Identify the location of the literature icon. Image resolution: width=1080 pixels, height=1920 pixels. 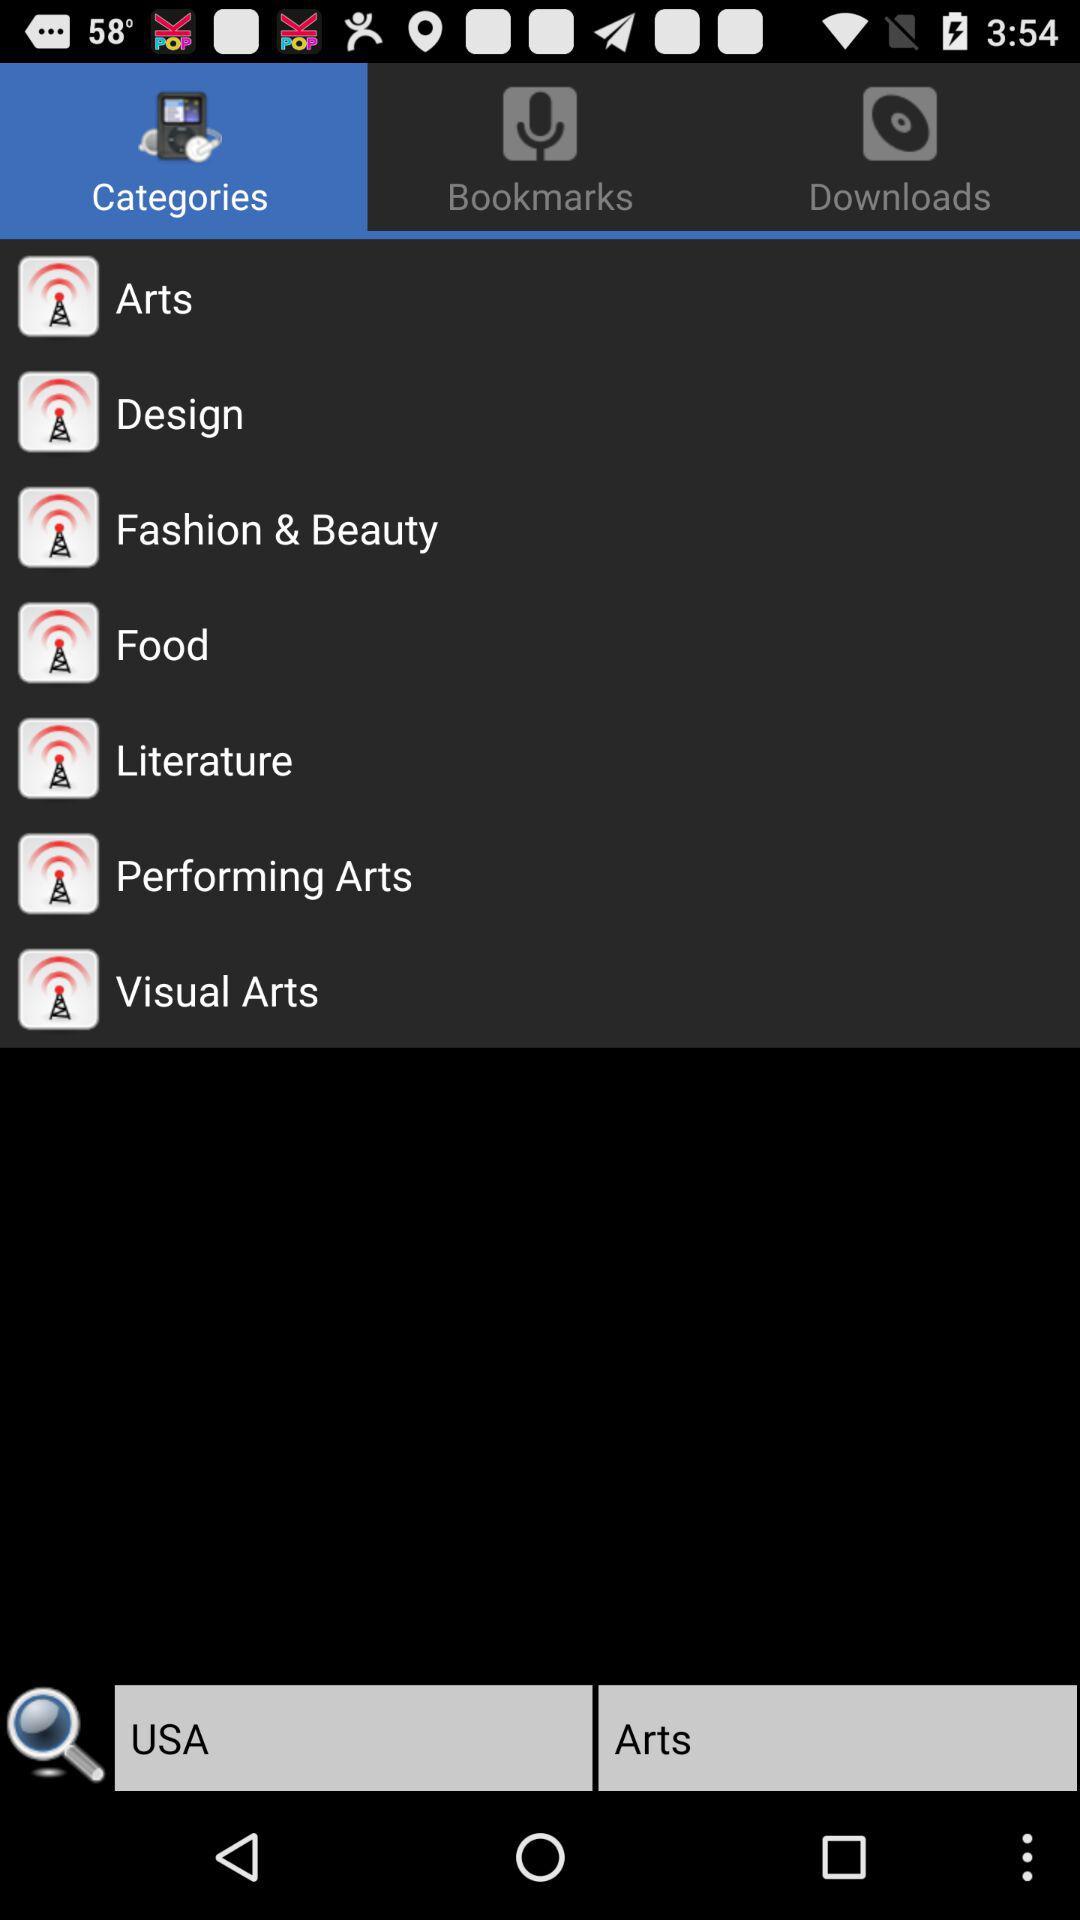
(596, 757).